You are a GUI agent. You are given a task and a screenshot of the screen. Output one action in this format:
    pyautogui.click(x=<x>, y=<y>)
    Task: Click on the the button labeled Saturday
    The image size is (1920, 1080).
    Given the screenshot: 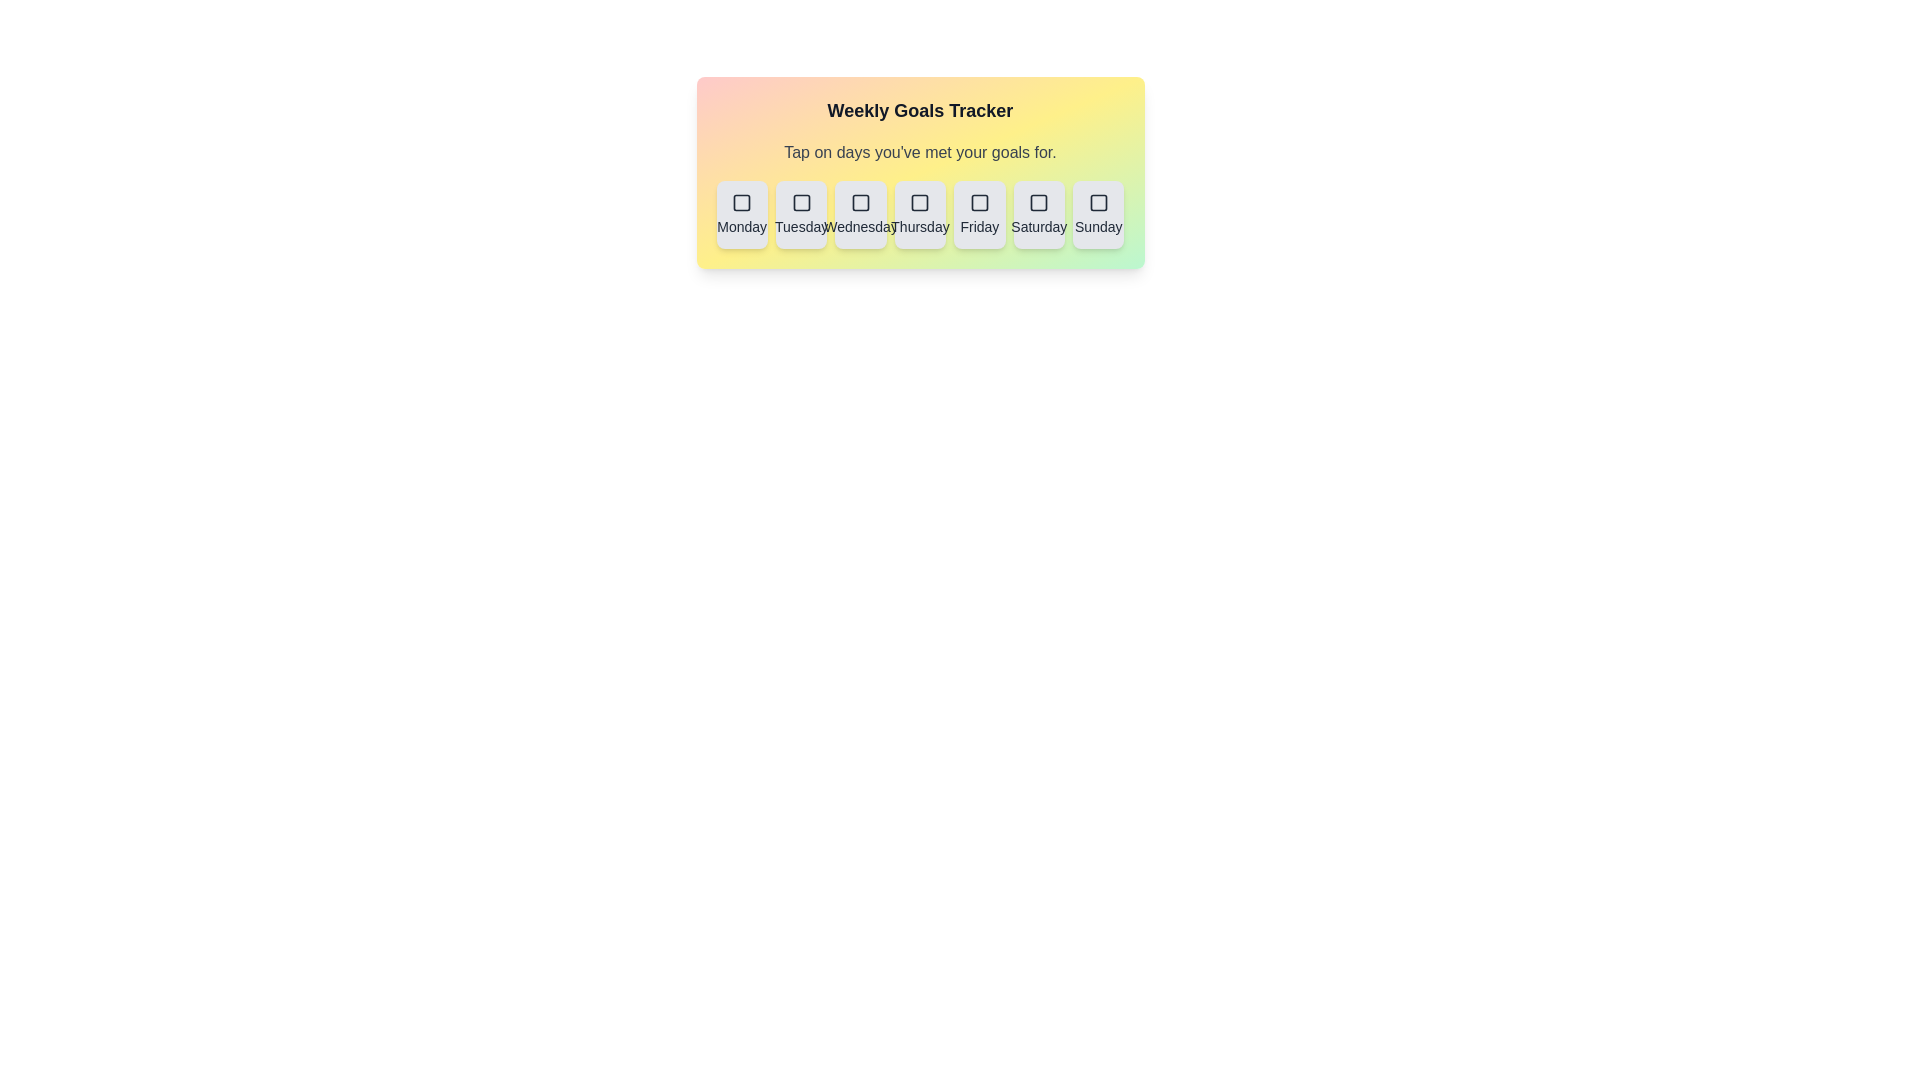 What is the action you would take?
    pyautogui.click(x=1039, y=215)
    